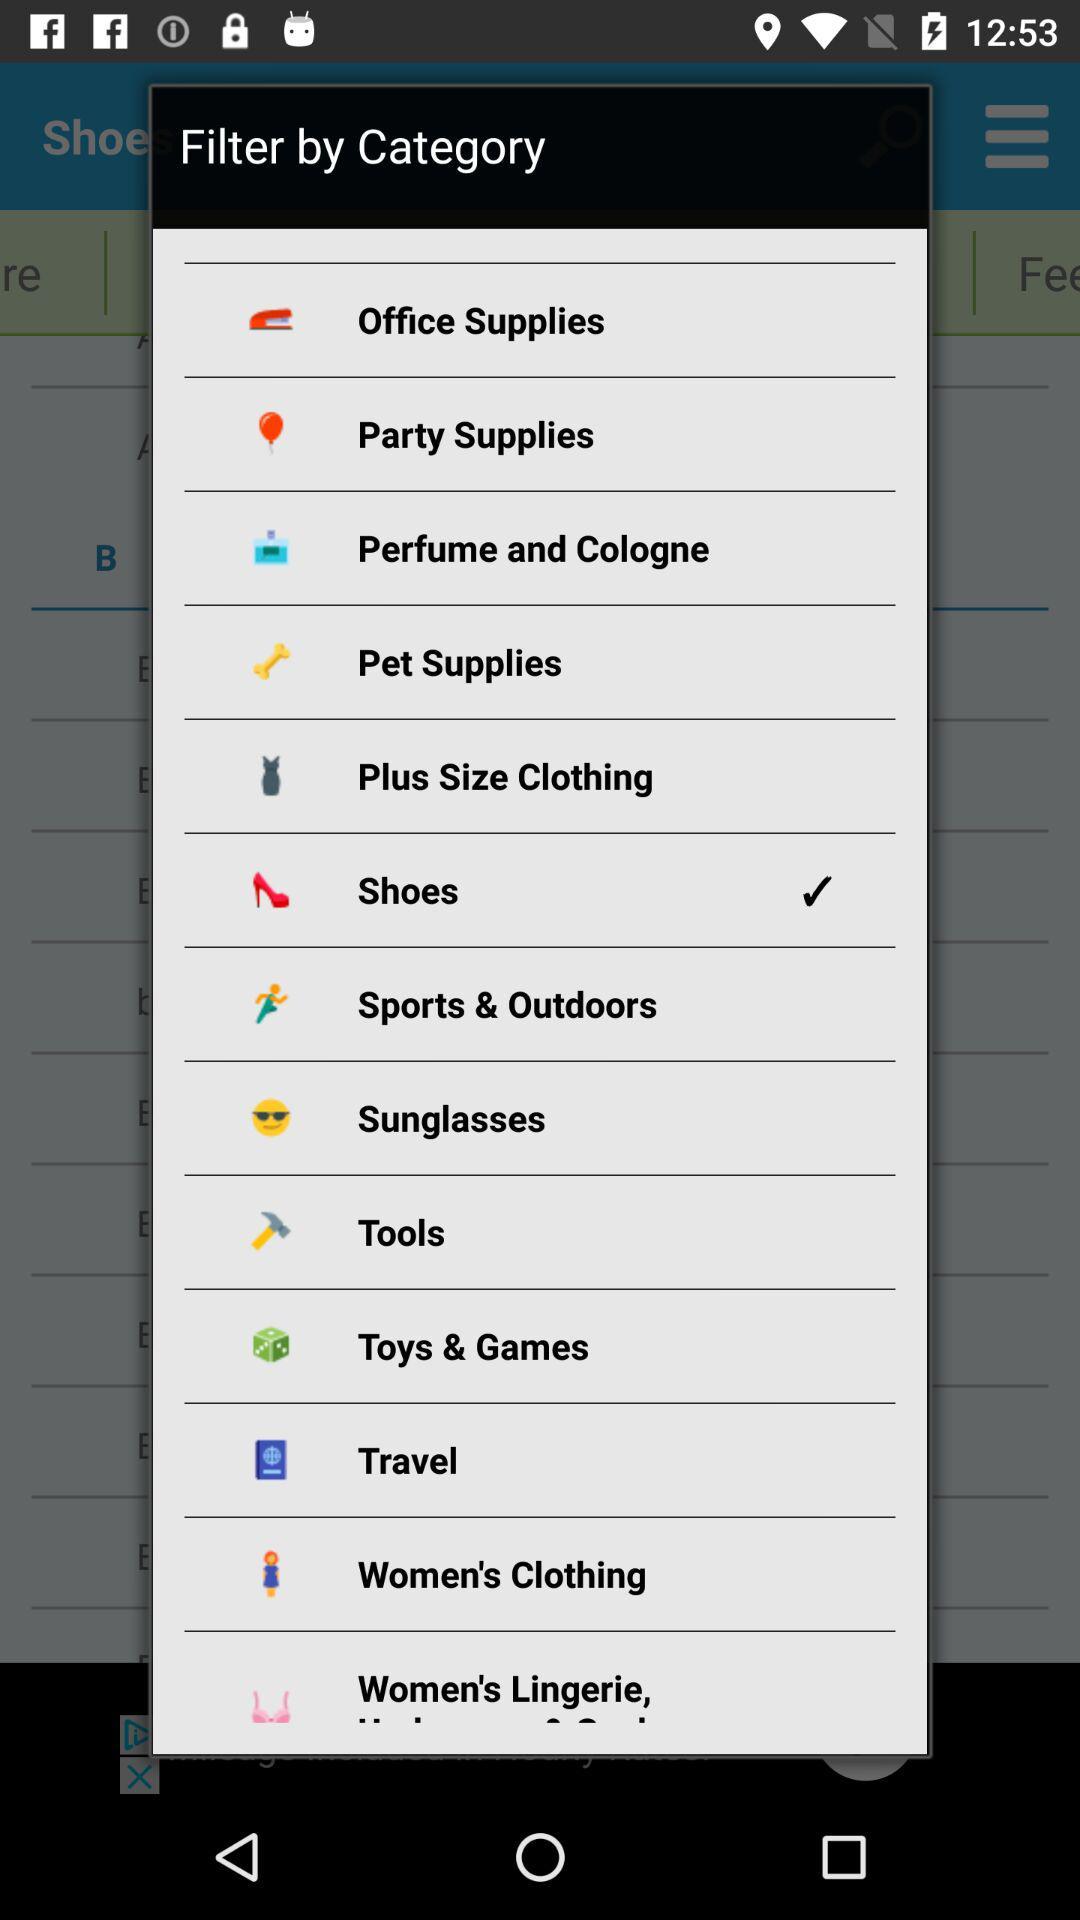 The height and width of the screenshot is (1920, 1080). What do you see at coordinates (563, 318) in the screenshot?
I see `app below the filter by category app` at bounding box center [563, 318].